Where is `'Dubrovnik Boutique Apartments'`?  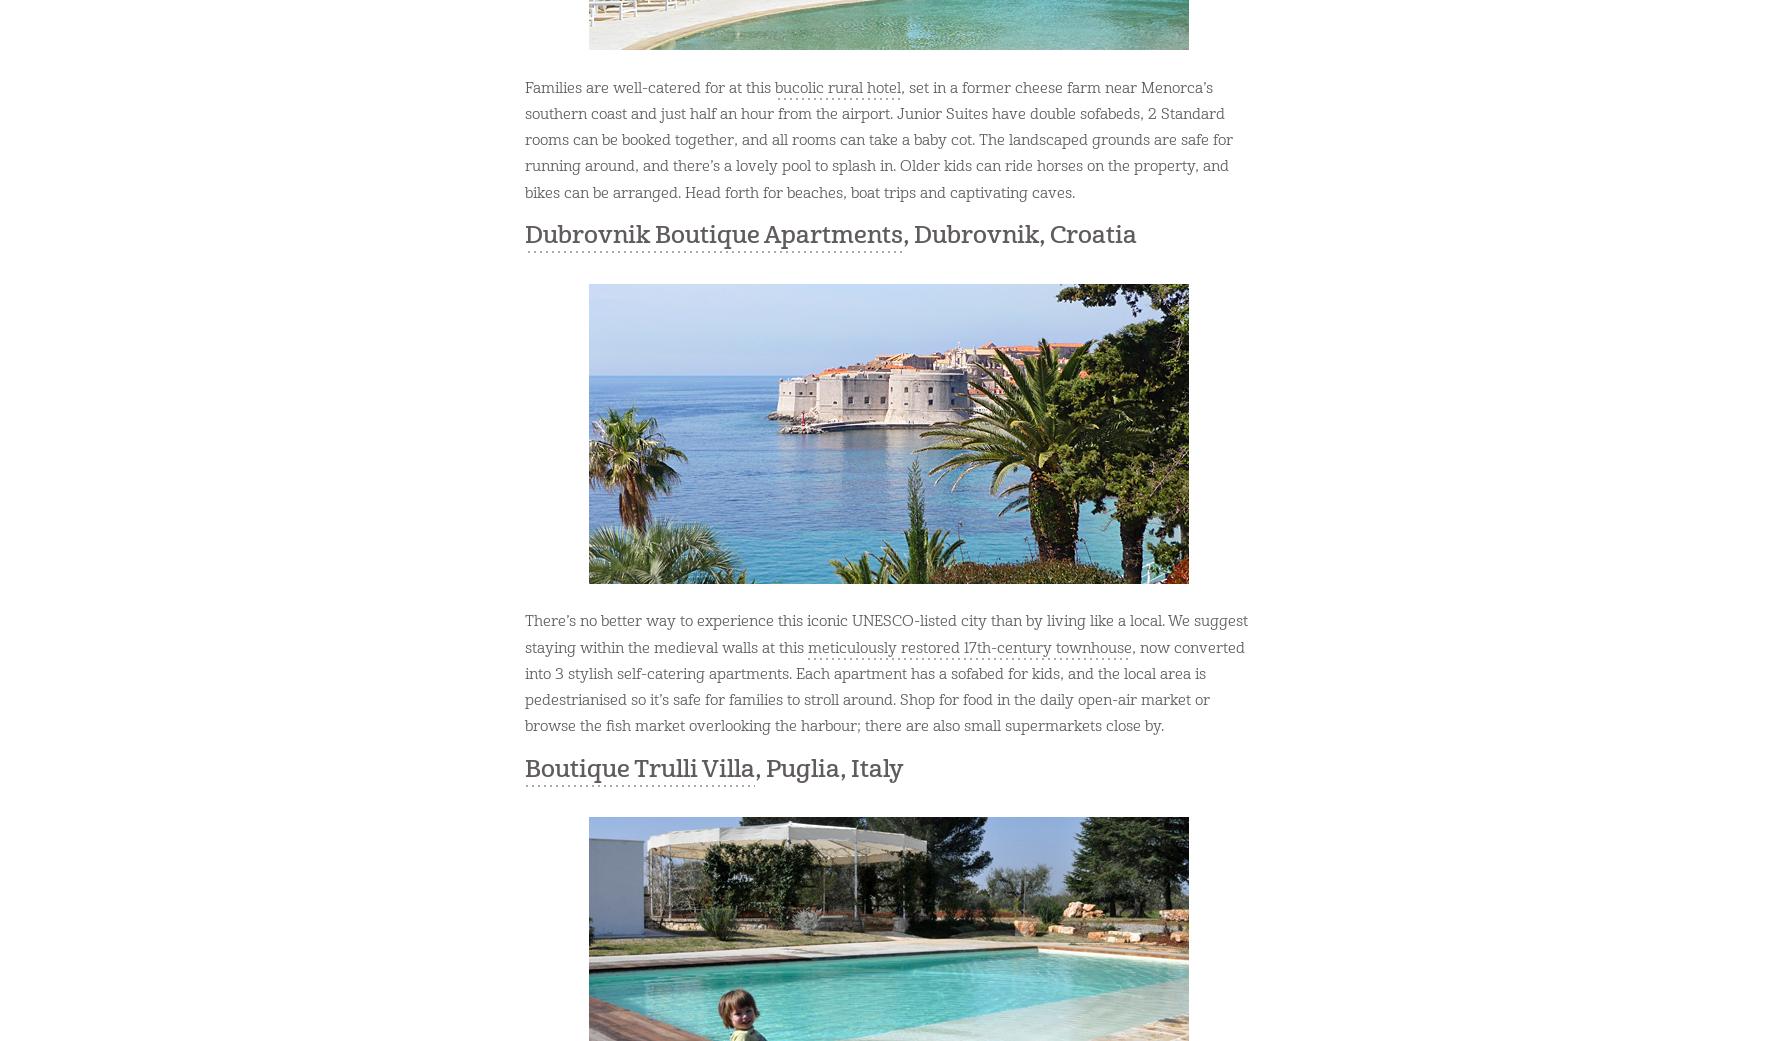 'Dubrovnik Boutique Apartments' is located at coordinates (525, 233).